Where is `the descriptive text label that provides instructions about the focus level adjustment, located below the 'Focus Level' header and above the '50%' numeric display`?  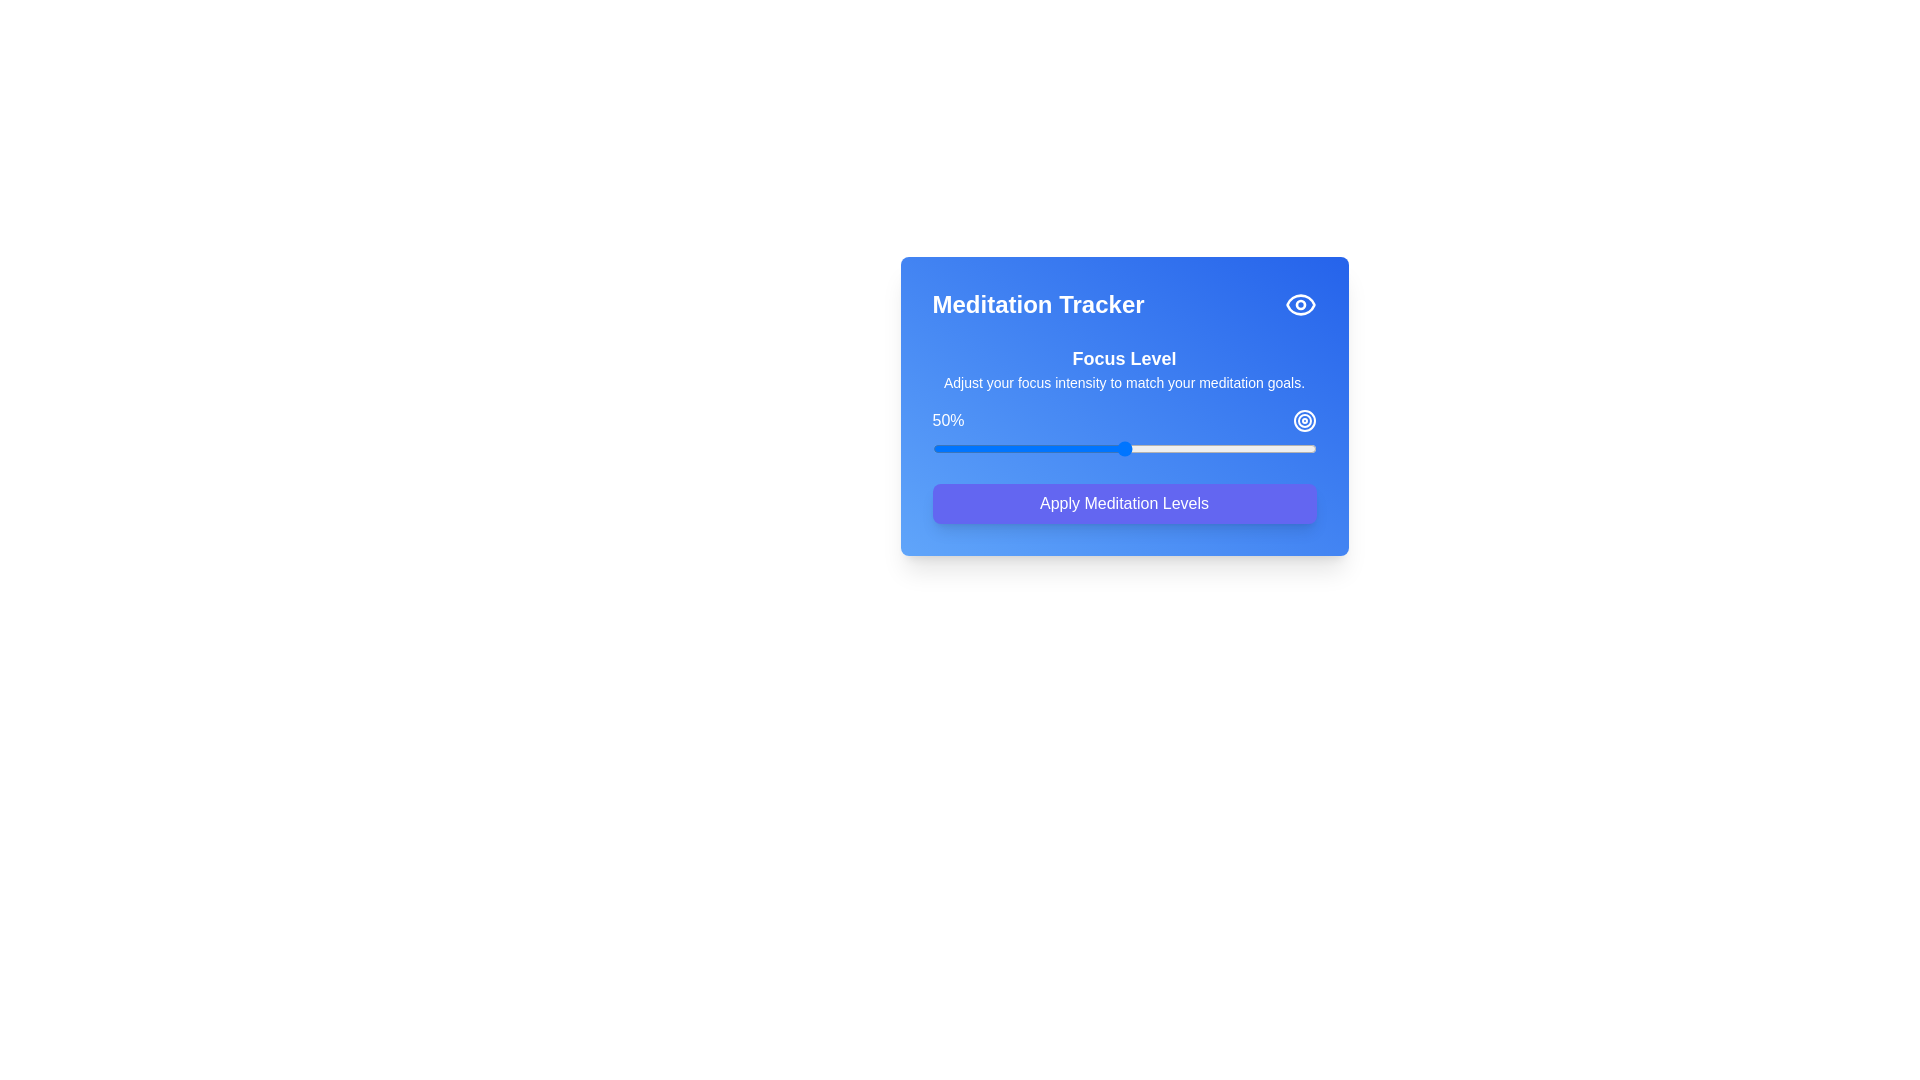
the descriptive text label that provides instructions about the focus level adjustment, located below the 'Focus Level' header and above the '50%' numeric display is located at coordinates (1124, 382).